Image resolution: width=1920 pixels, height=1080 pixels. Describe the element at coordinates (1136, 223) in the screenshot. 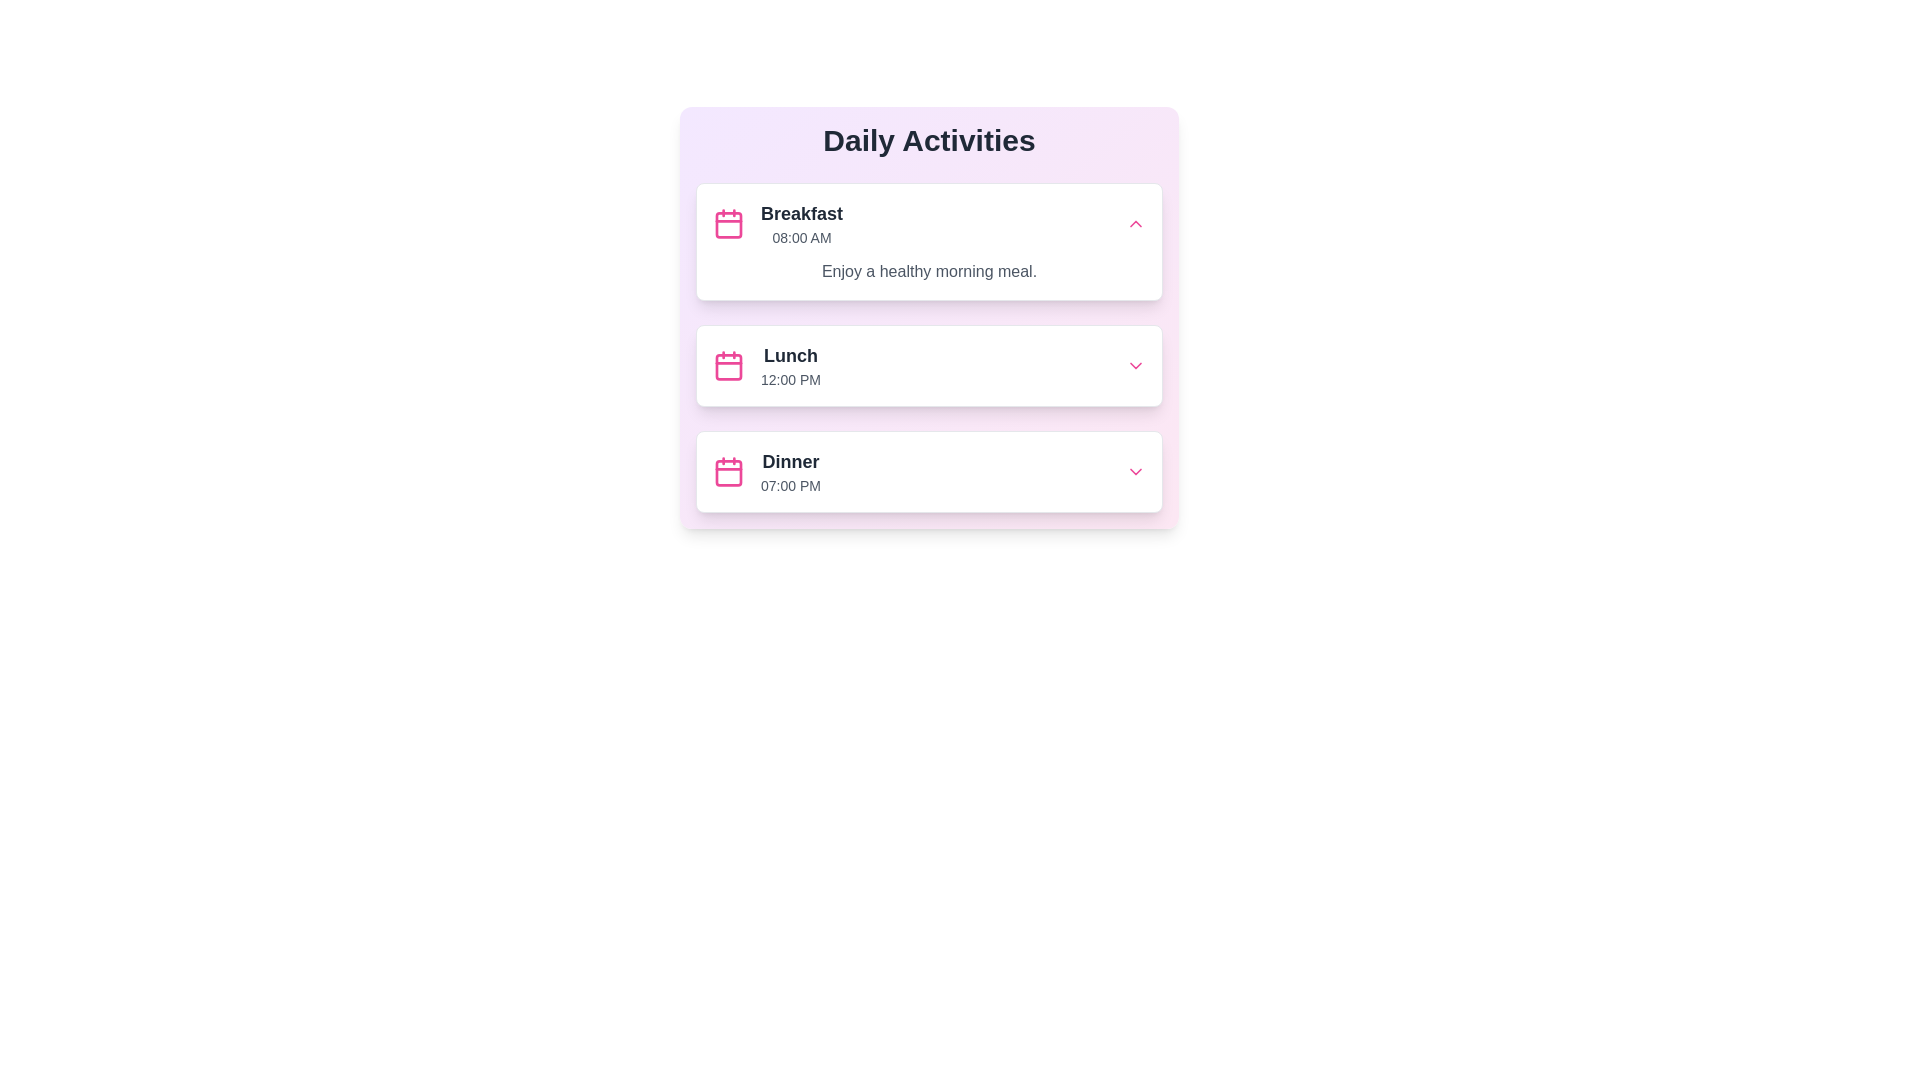

I see `the upward-facing pink arrow button located on the far-right of the 'Breakfast' section` at that location.